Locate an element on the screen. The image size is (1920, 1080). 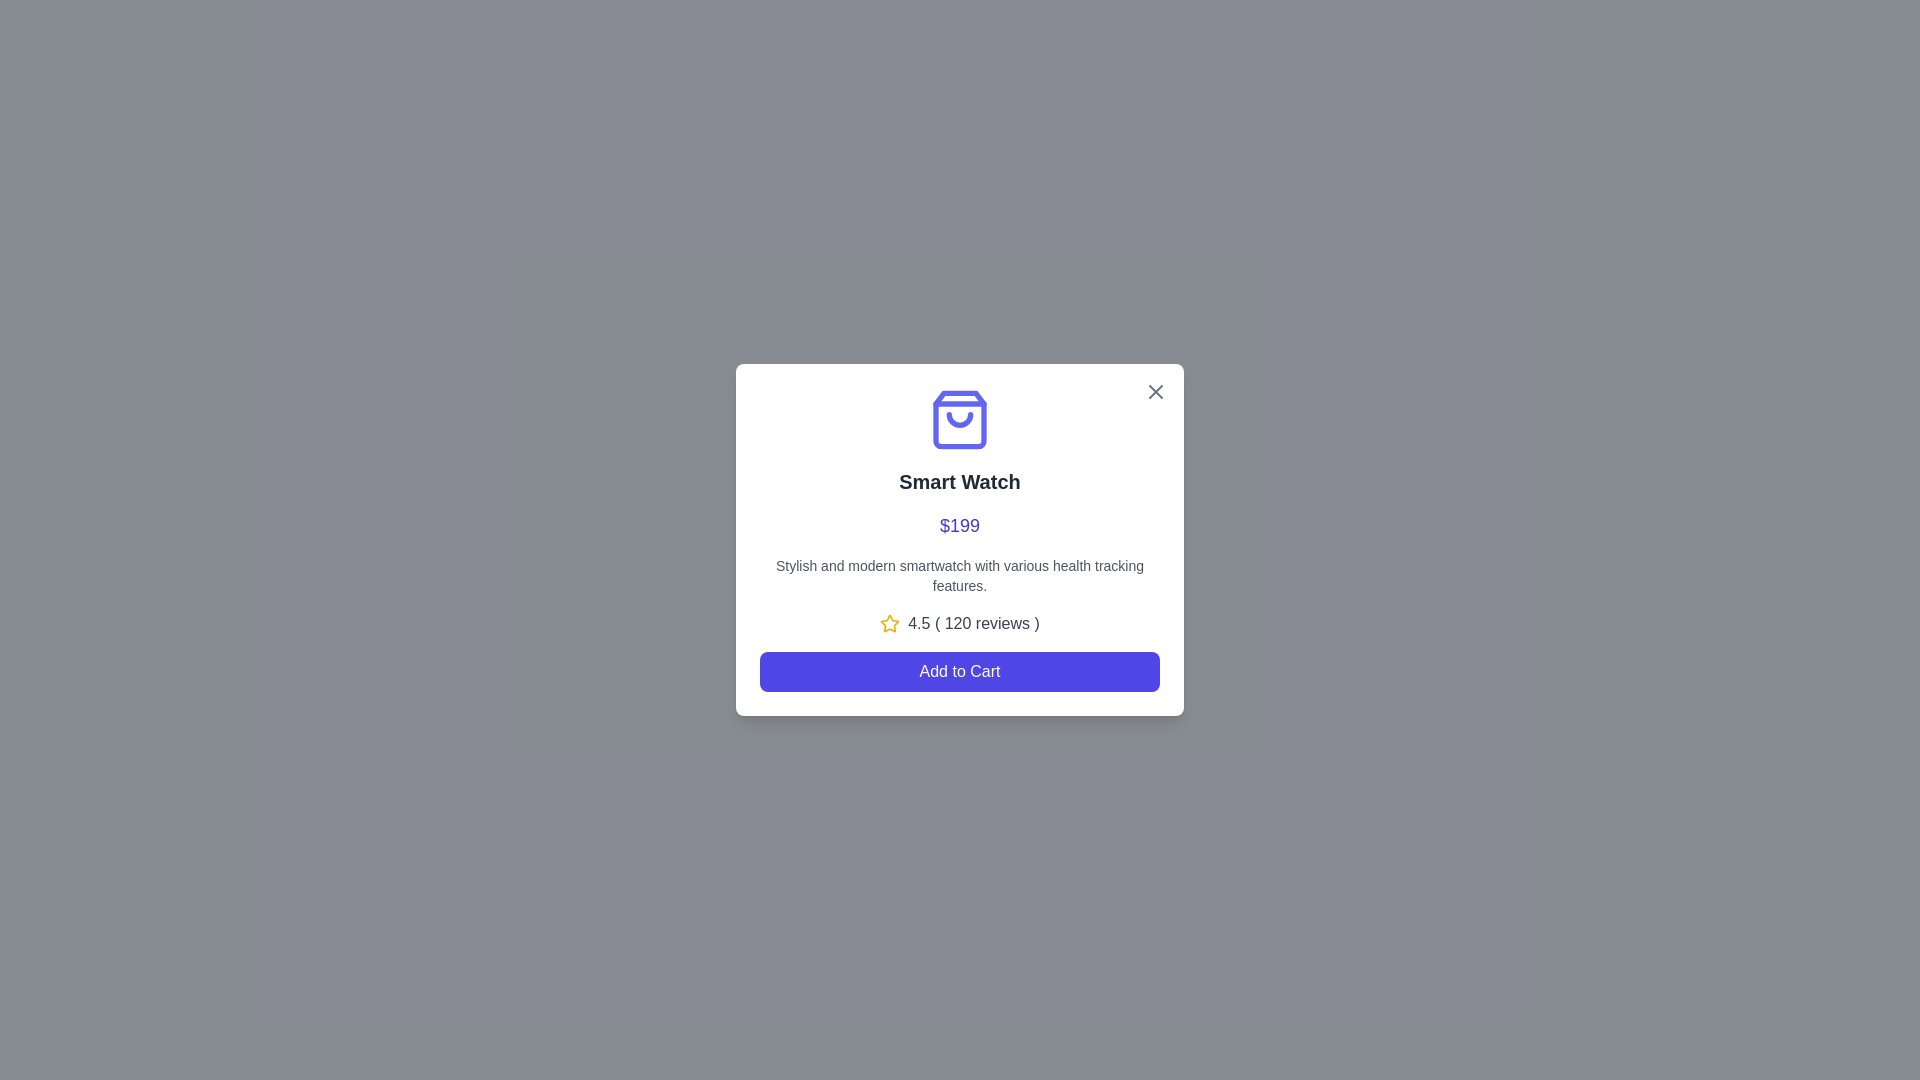
Rating Icon (Star) located immediately before the text '4.5 (120 reviews)' in the dialog box to gather its details is located at coordinates (889, 622).